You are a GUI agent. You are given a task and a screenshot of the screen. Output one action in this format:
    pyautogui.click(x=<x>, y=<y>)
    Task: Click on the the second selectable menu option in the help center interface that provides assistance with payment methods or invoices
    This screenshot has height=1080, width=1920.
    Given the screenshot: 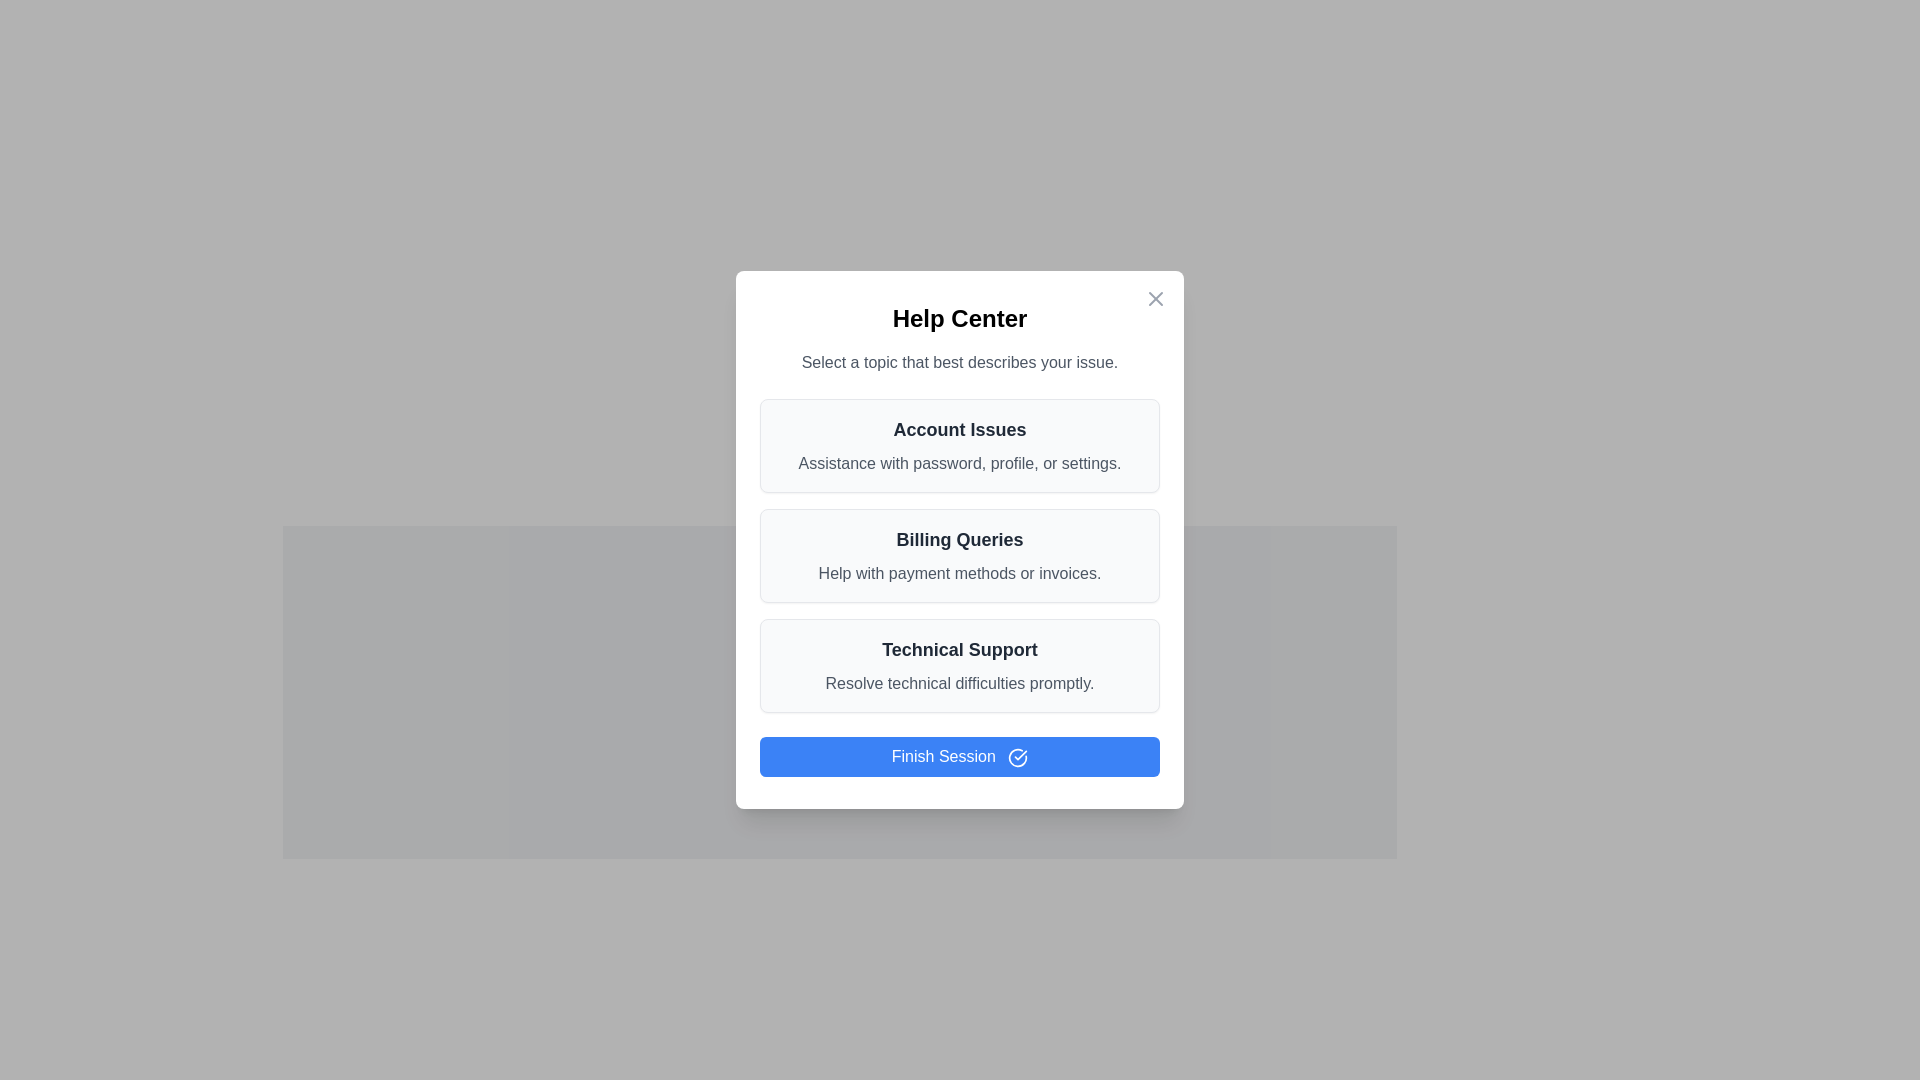 What is the action you would take?
    pyautogui.click(x=960, y=555)
    